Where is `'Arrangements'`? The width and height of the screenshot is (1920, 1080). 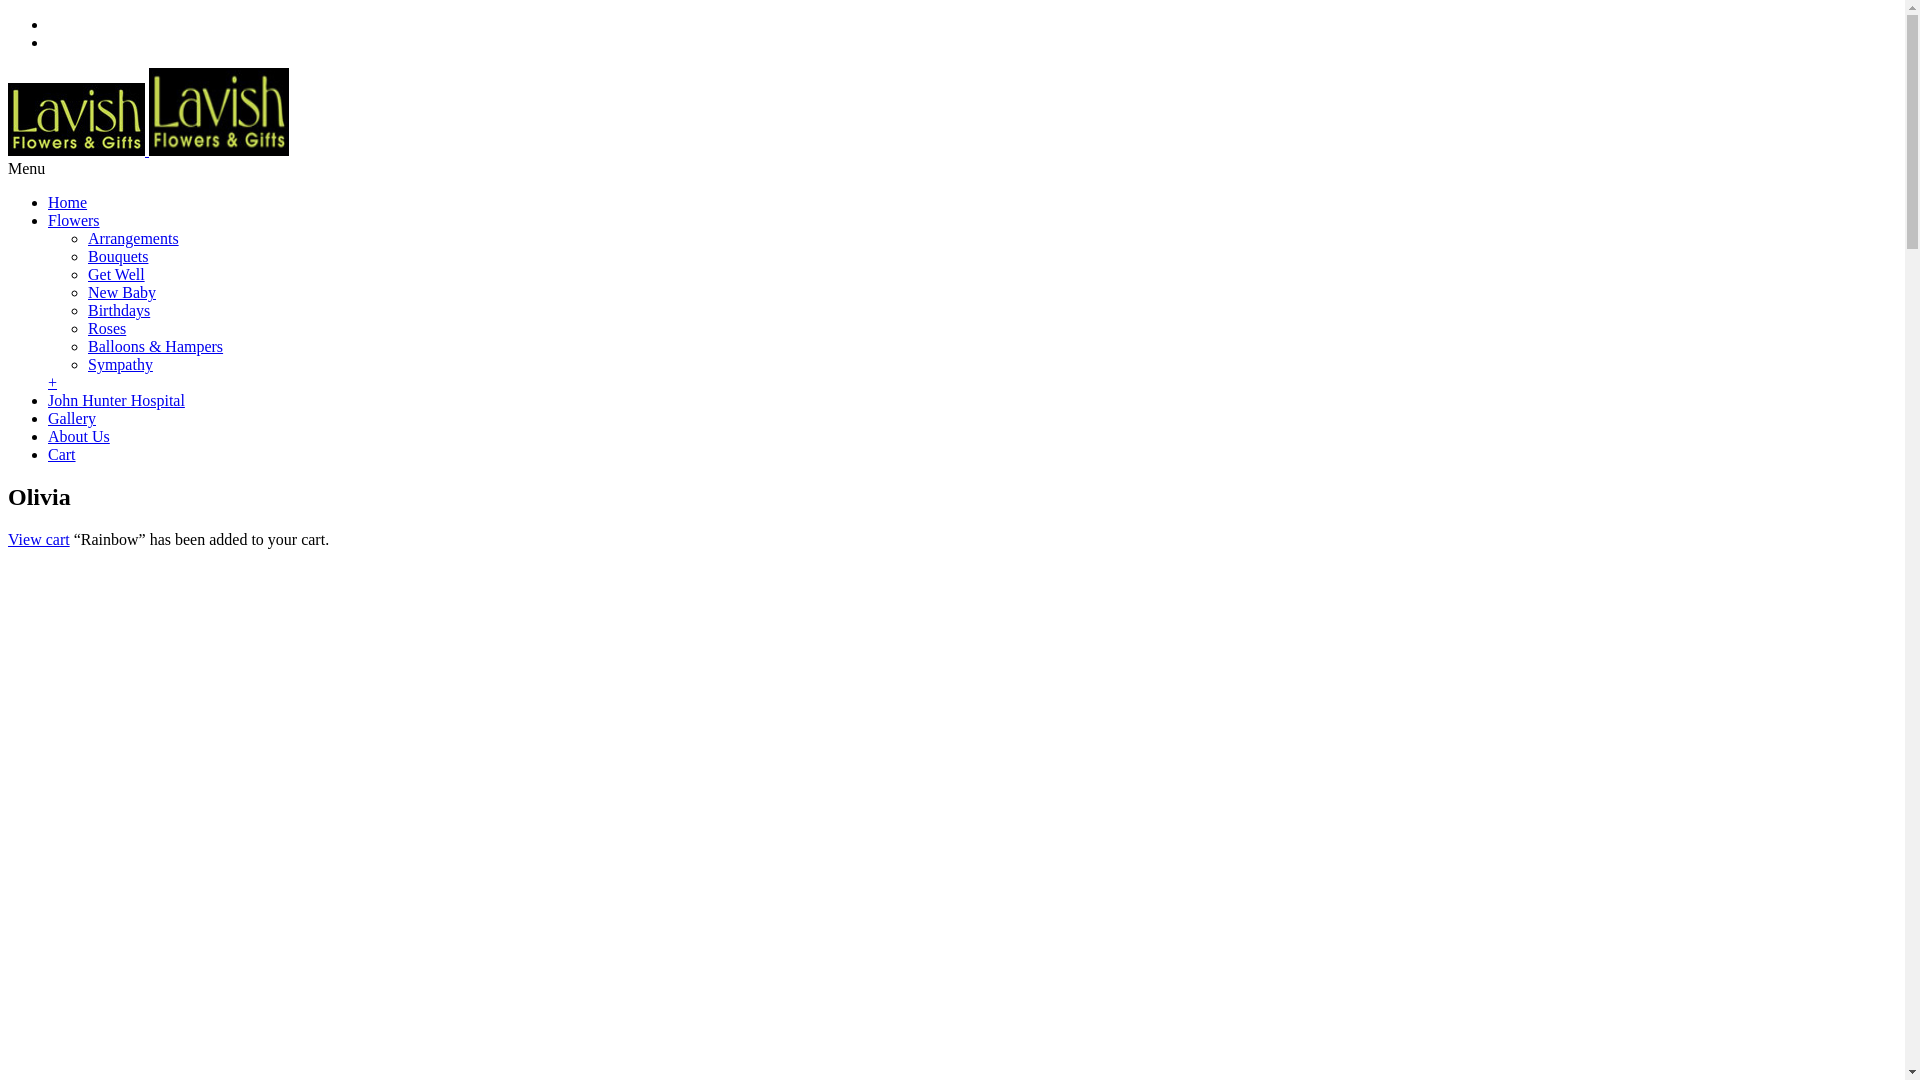 'Arrangements' is located at coordinates (86, 237).